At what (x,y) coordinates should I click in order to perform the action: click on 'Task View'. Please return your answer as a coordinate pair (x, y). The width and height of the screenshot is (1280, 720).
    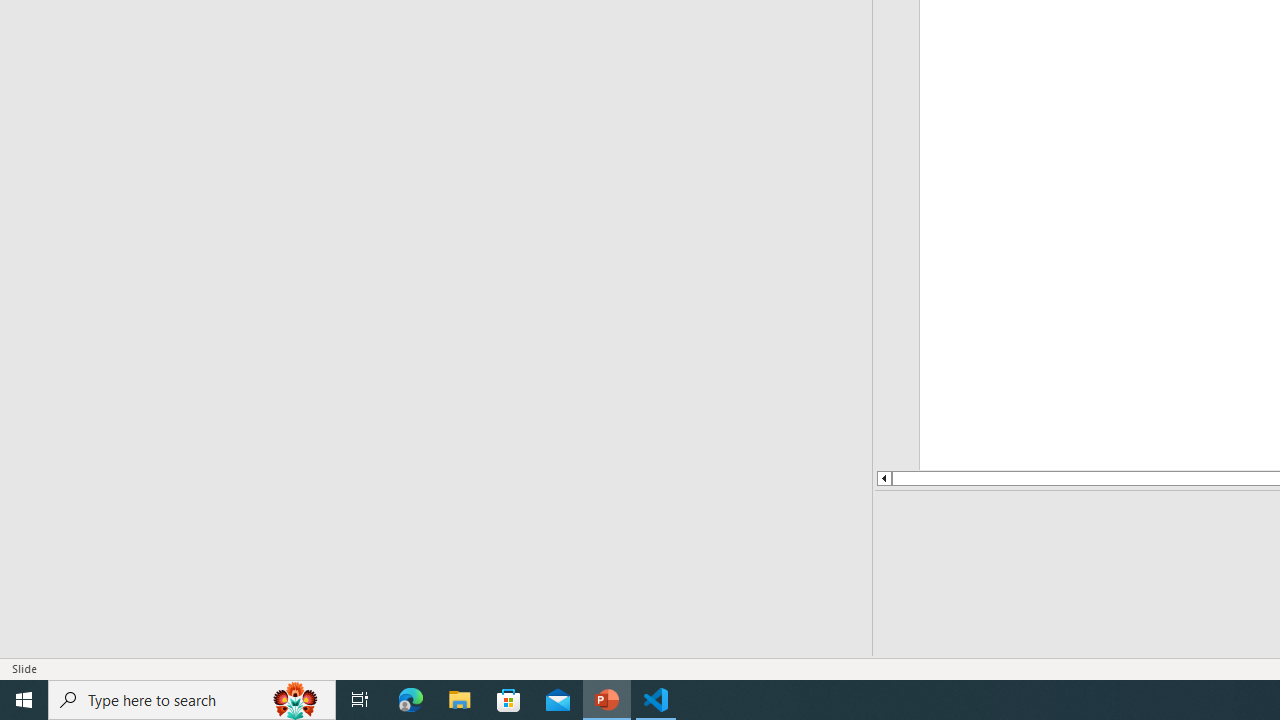
    Looking at the image, I should click on (359, 698).